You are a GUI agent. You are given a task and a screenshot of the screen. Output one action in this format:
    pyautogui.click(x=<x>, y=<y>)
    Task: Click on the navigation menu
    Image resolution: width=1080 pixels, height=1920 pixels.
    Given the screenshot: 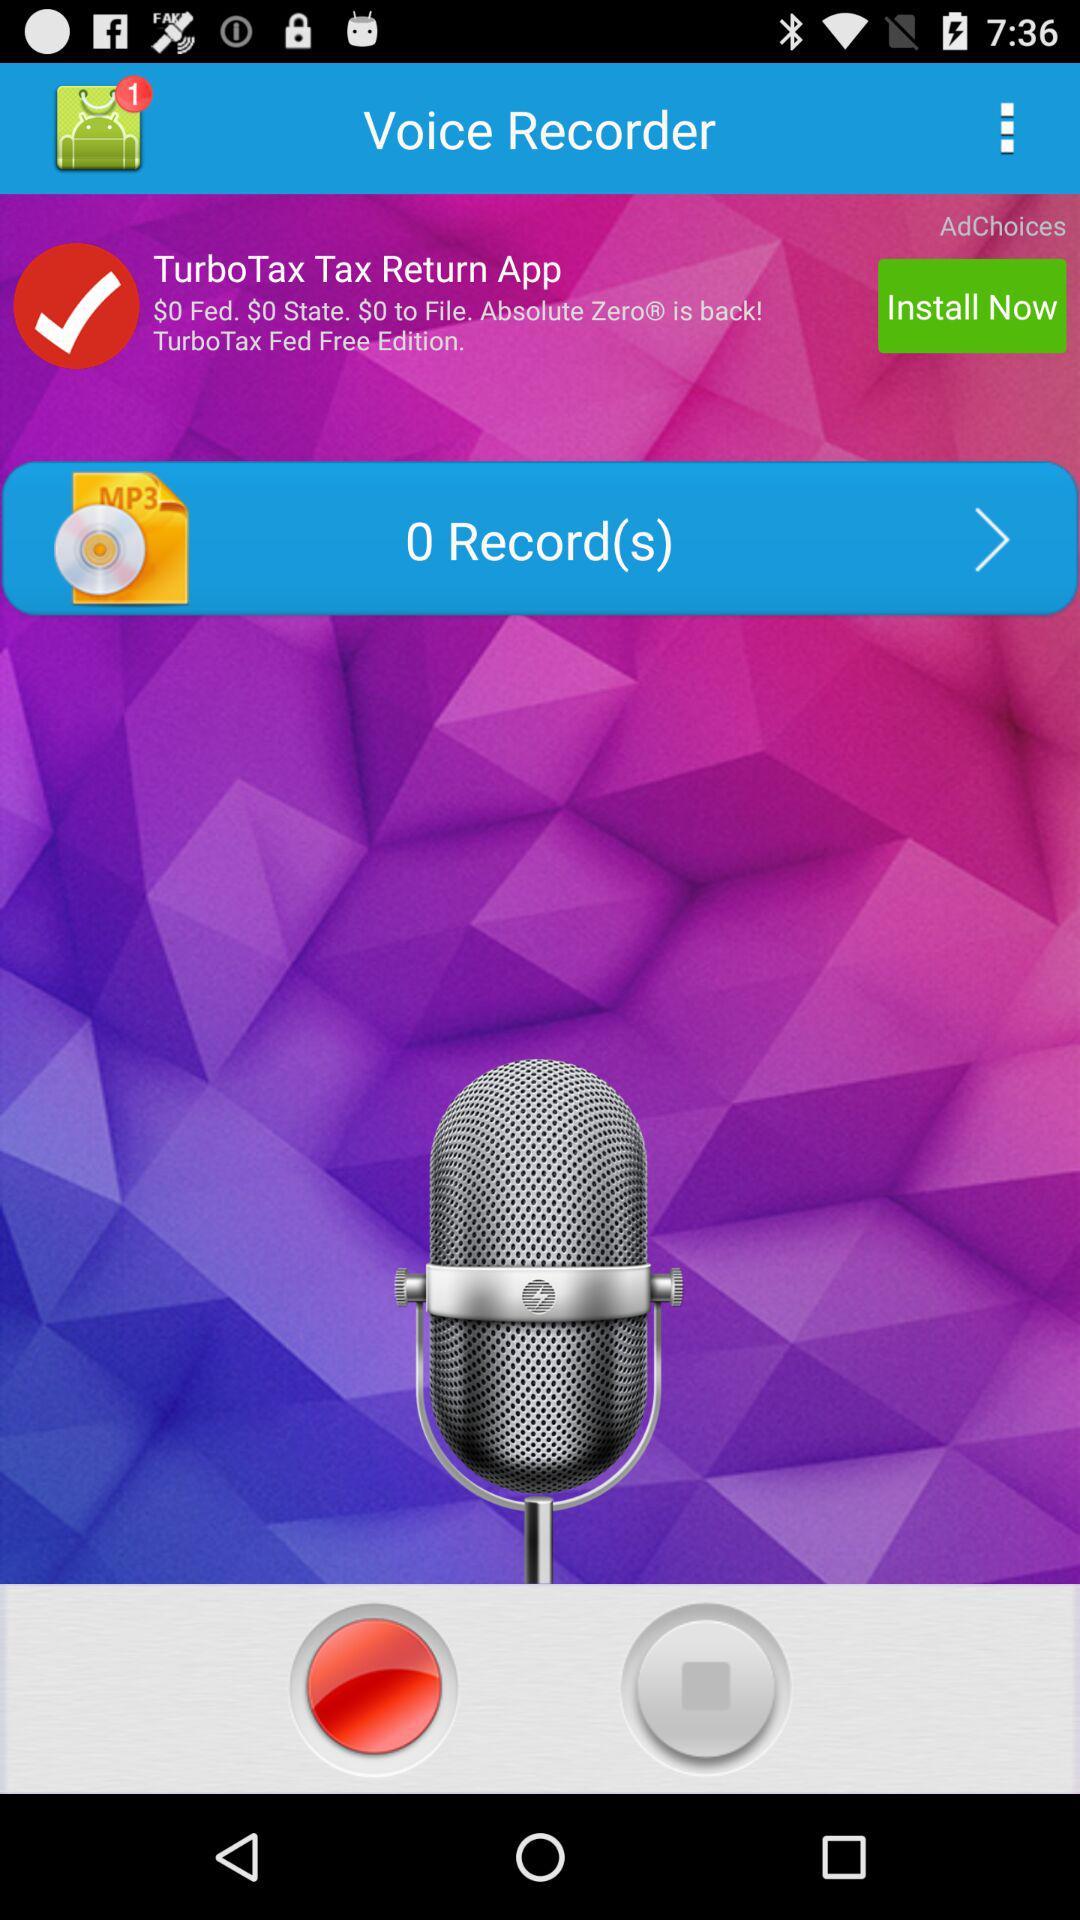 What is the action you would take?
    pyautogui.click(x=1006, y=127)
    